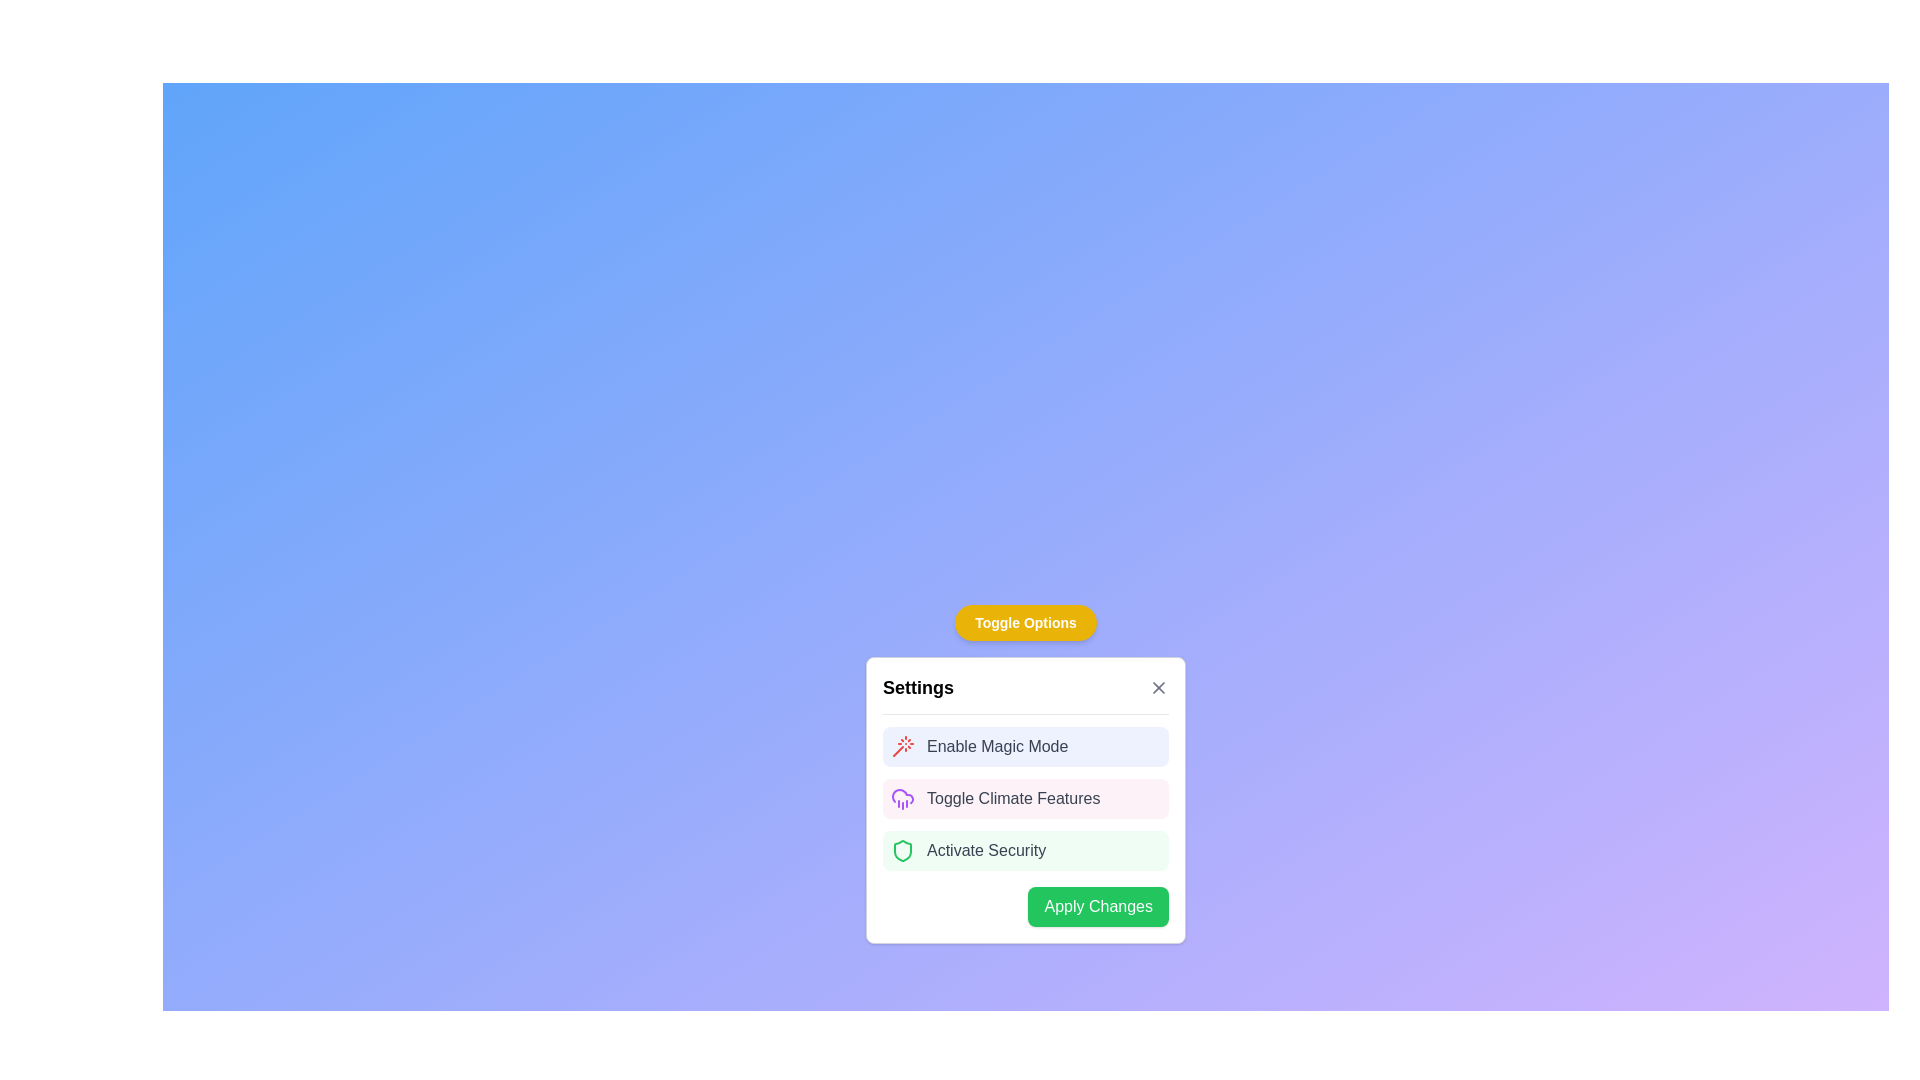  What do you see at coordinates (901, 851) in the screenshot?
I see `the green shield icon located in the third row of the settings options list in the 'Settings' modal panel, which is positioned to the left of the 'Activate Security' text` at bounding box center [901, 851].